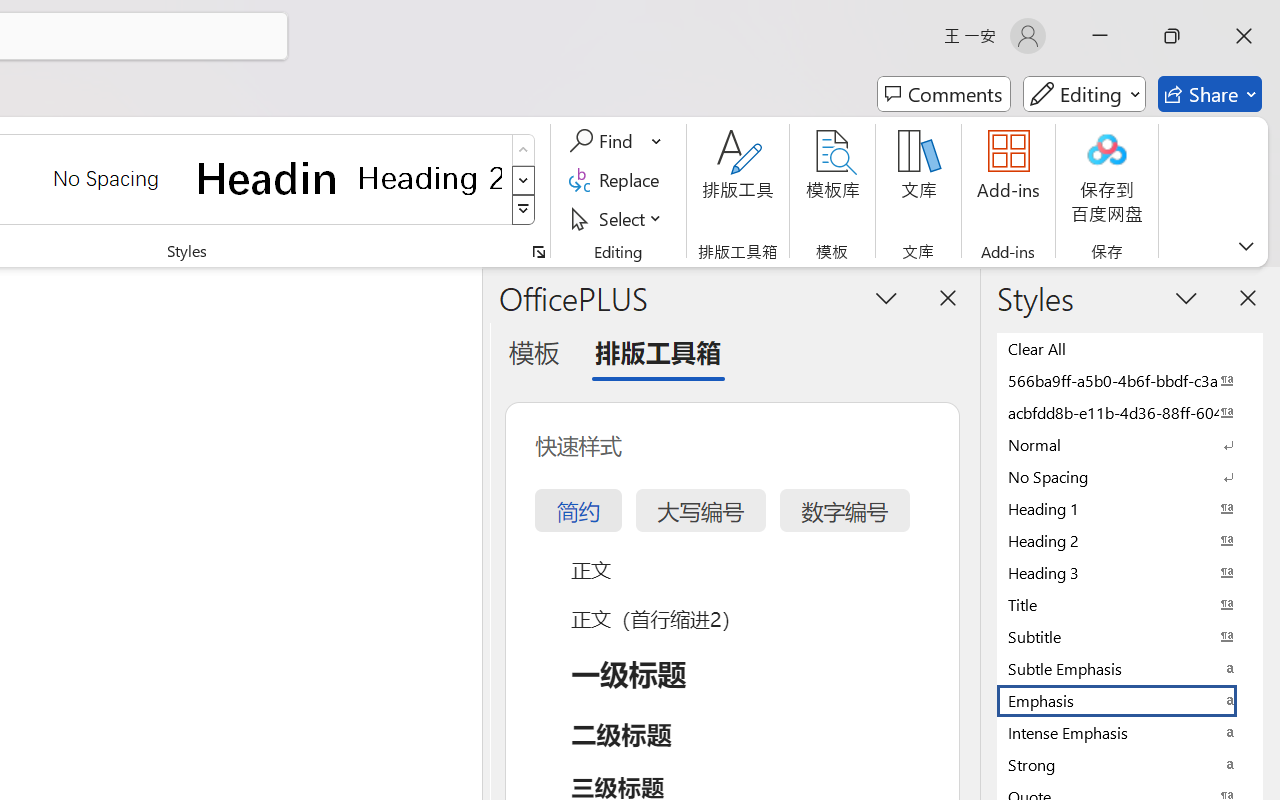 The height and width of the screenshot is (800, 1280). I want to click on 'Heading 1', so click(267, 177).